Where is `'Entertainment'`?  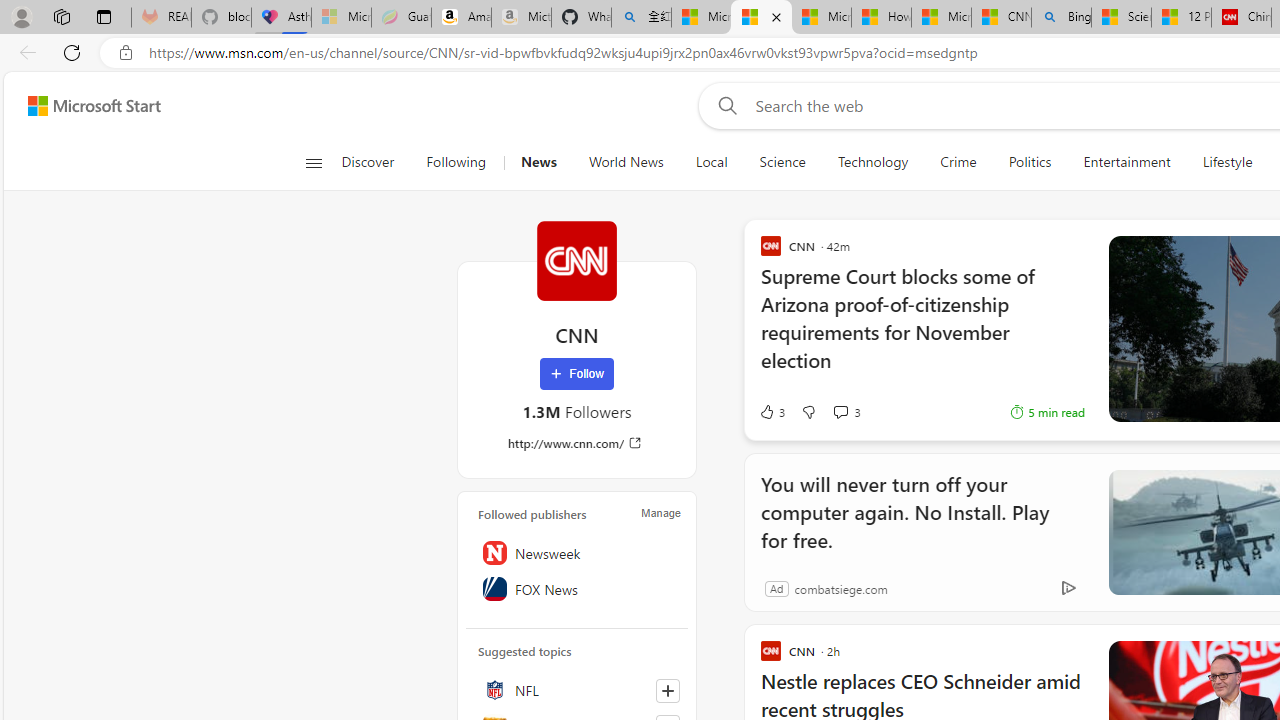 'Entertainment' is located at coordinates (1127, 162).